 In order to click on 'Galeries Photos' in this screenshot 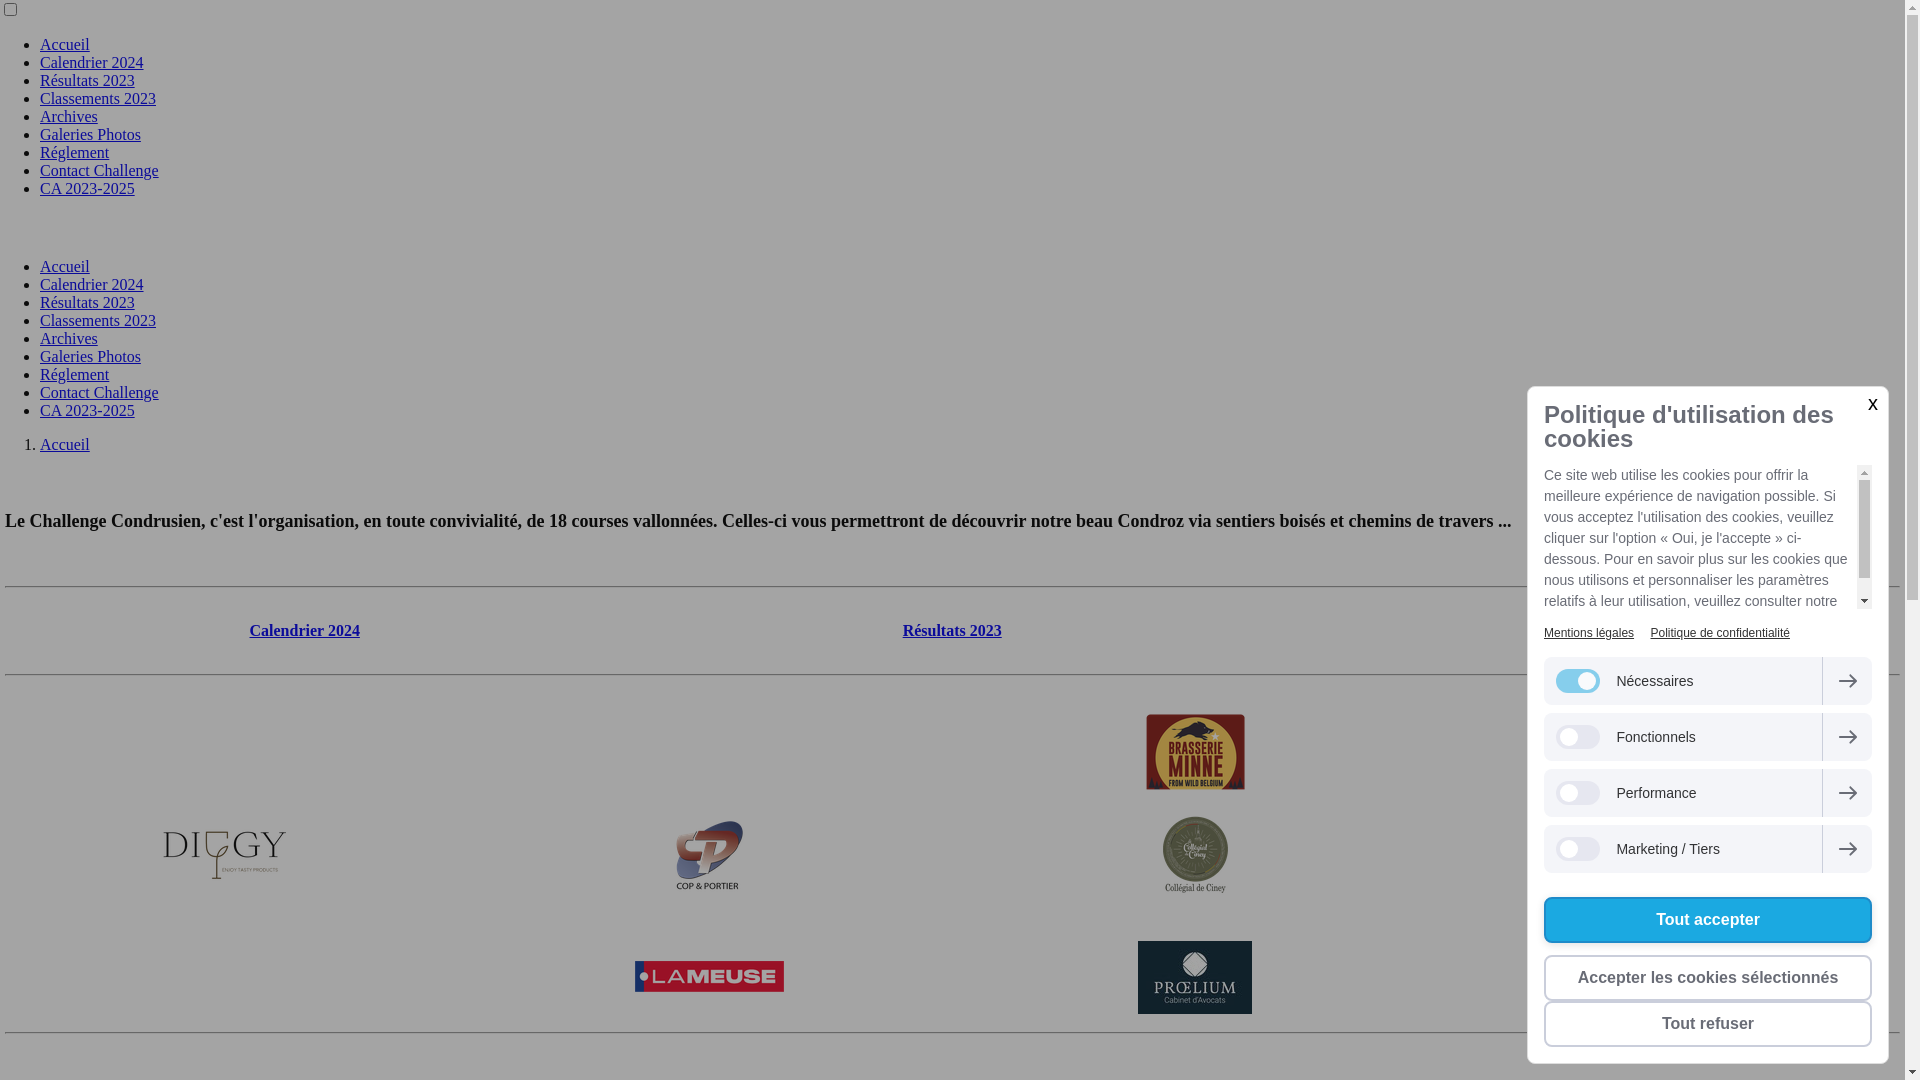, I will do `click(39, 134)`.